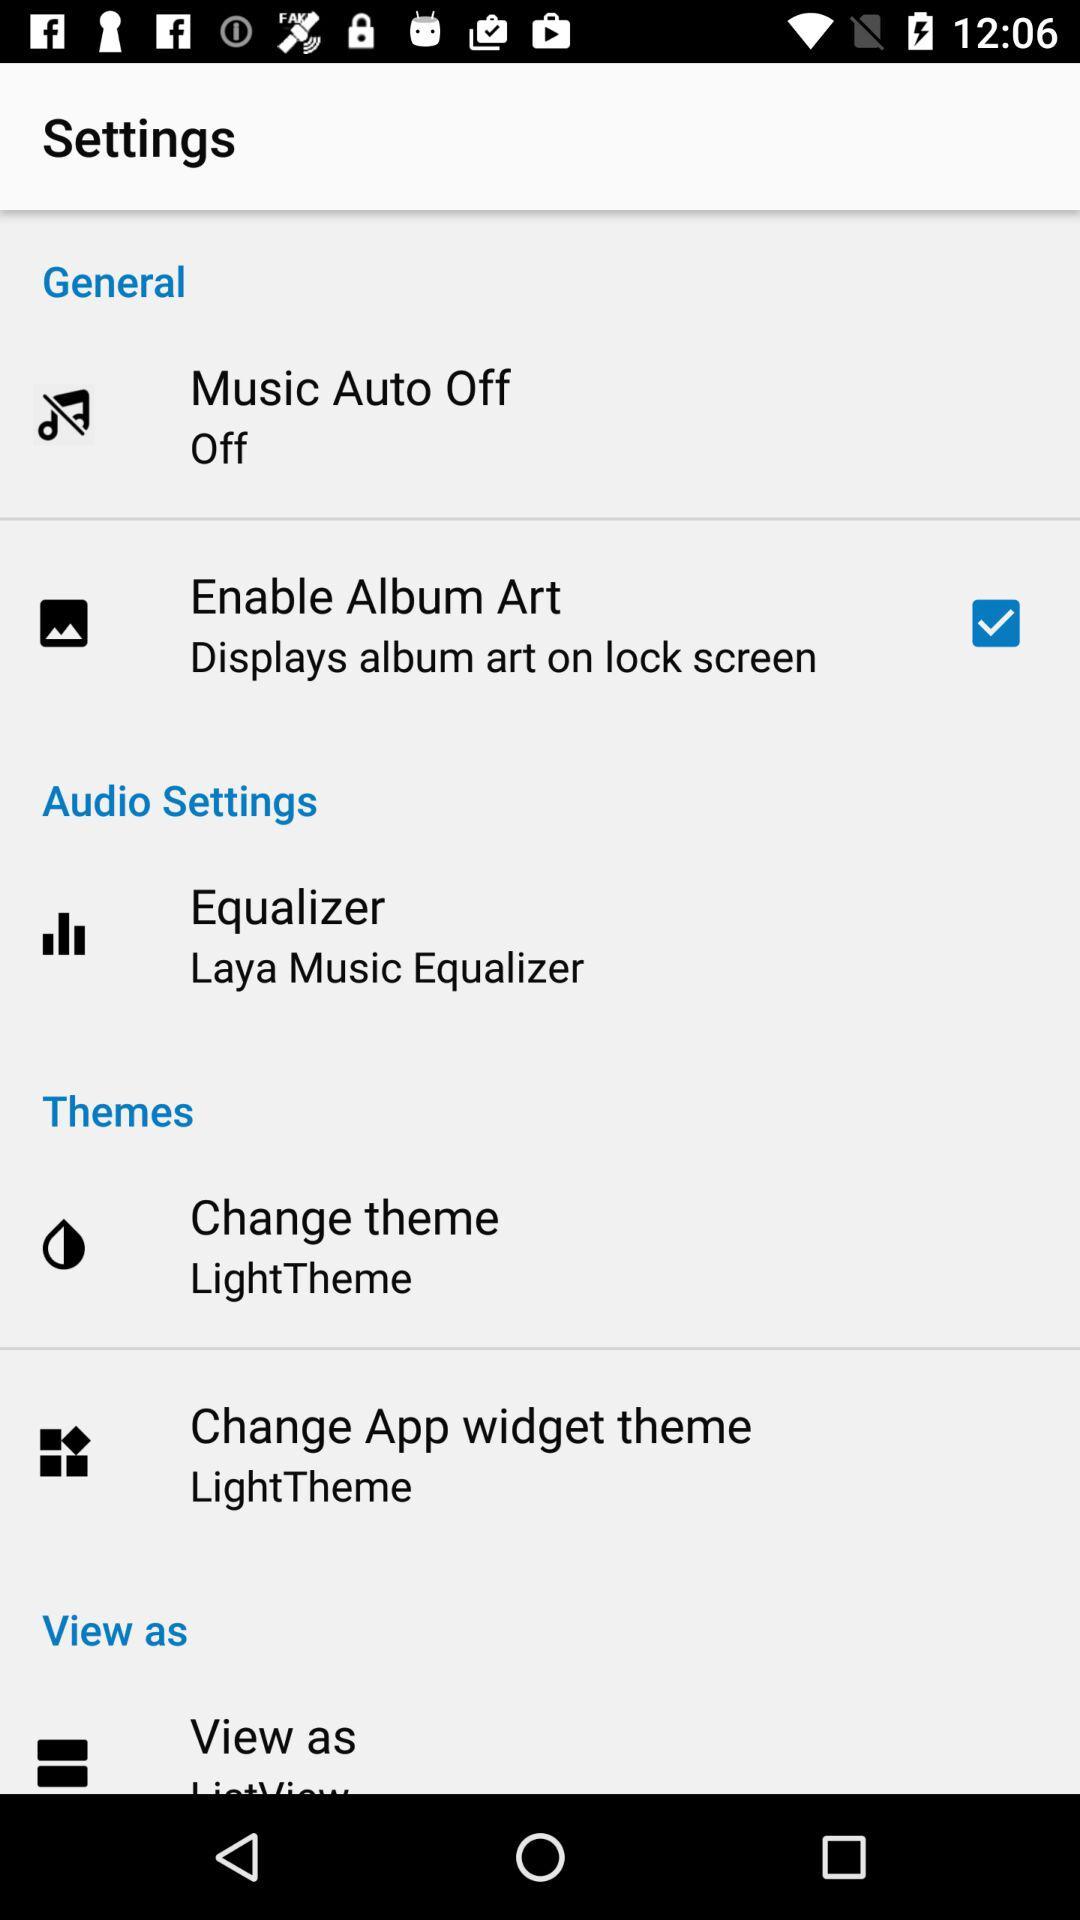 This screenshot has width=1080, height=1920. Describe the element at coordinates (470, 1423) in the screenshot. I see `the change app widget` at that location.